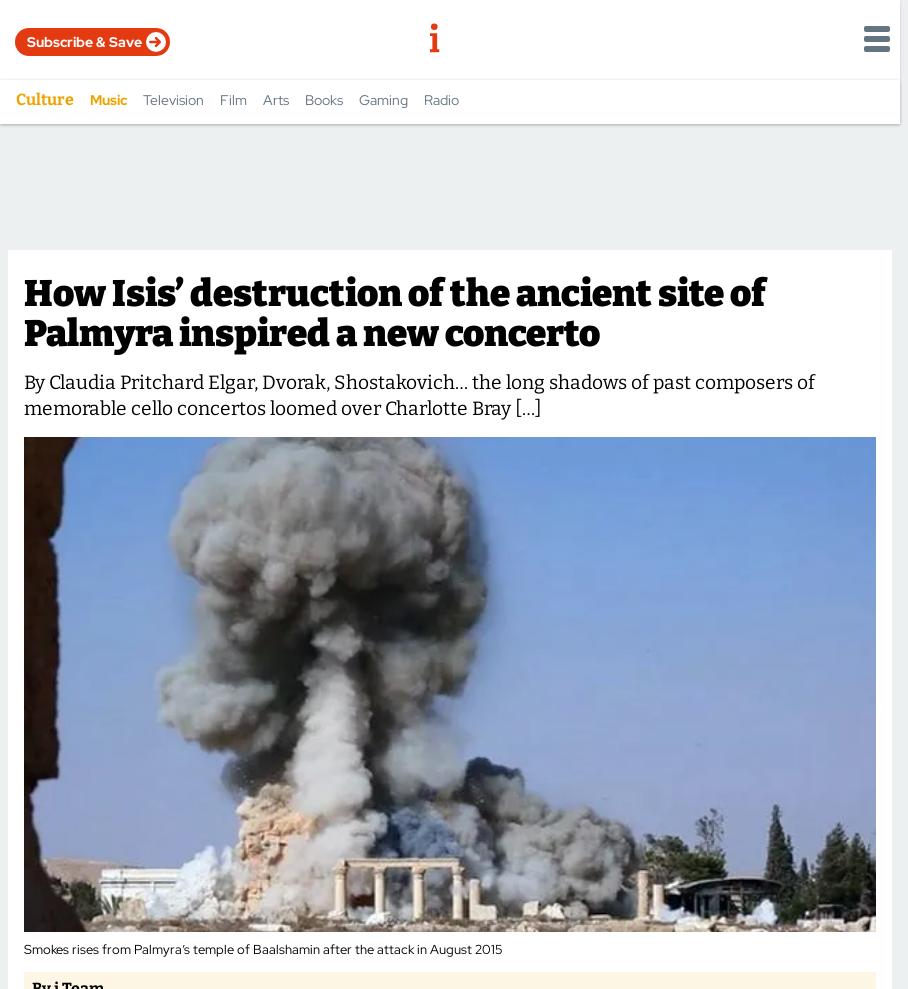 The height and width of the screenshot is (989, 908). I want to click on 'Books', so click(303, 99).